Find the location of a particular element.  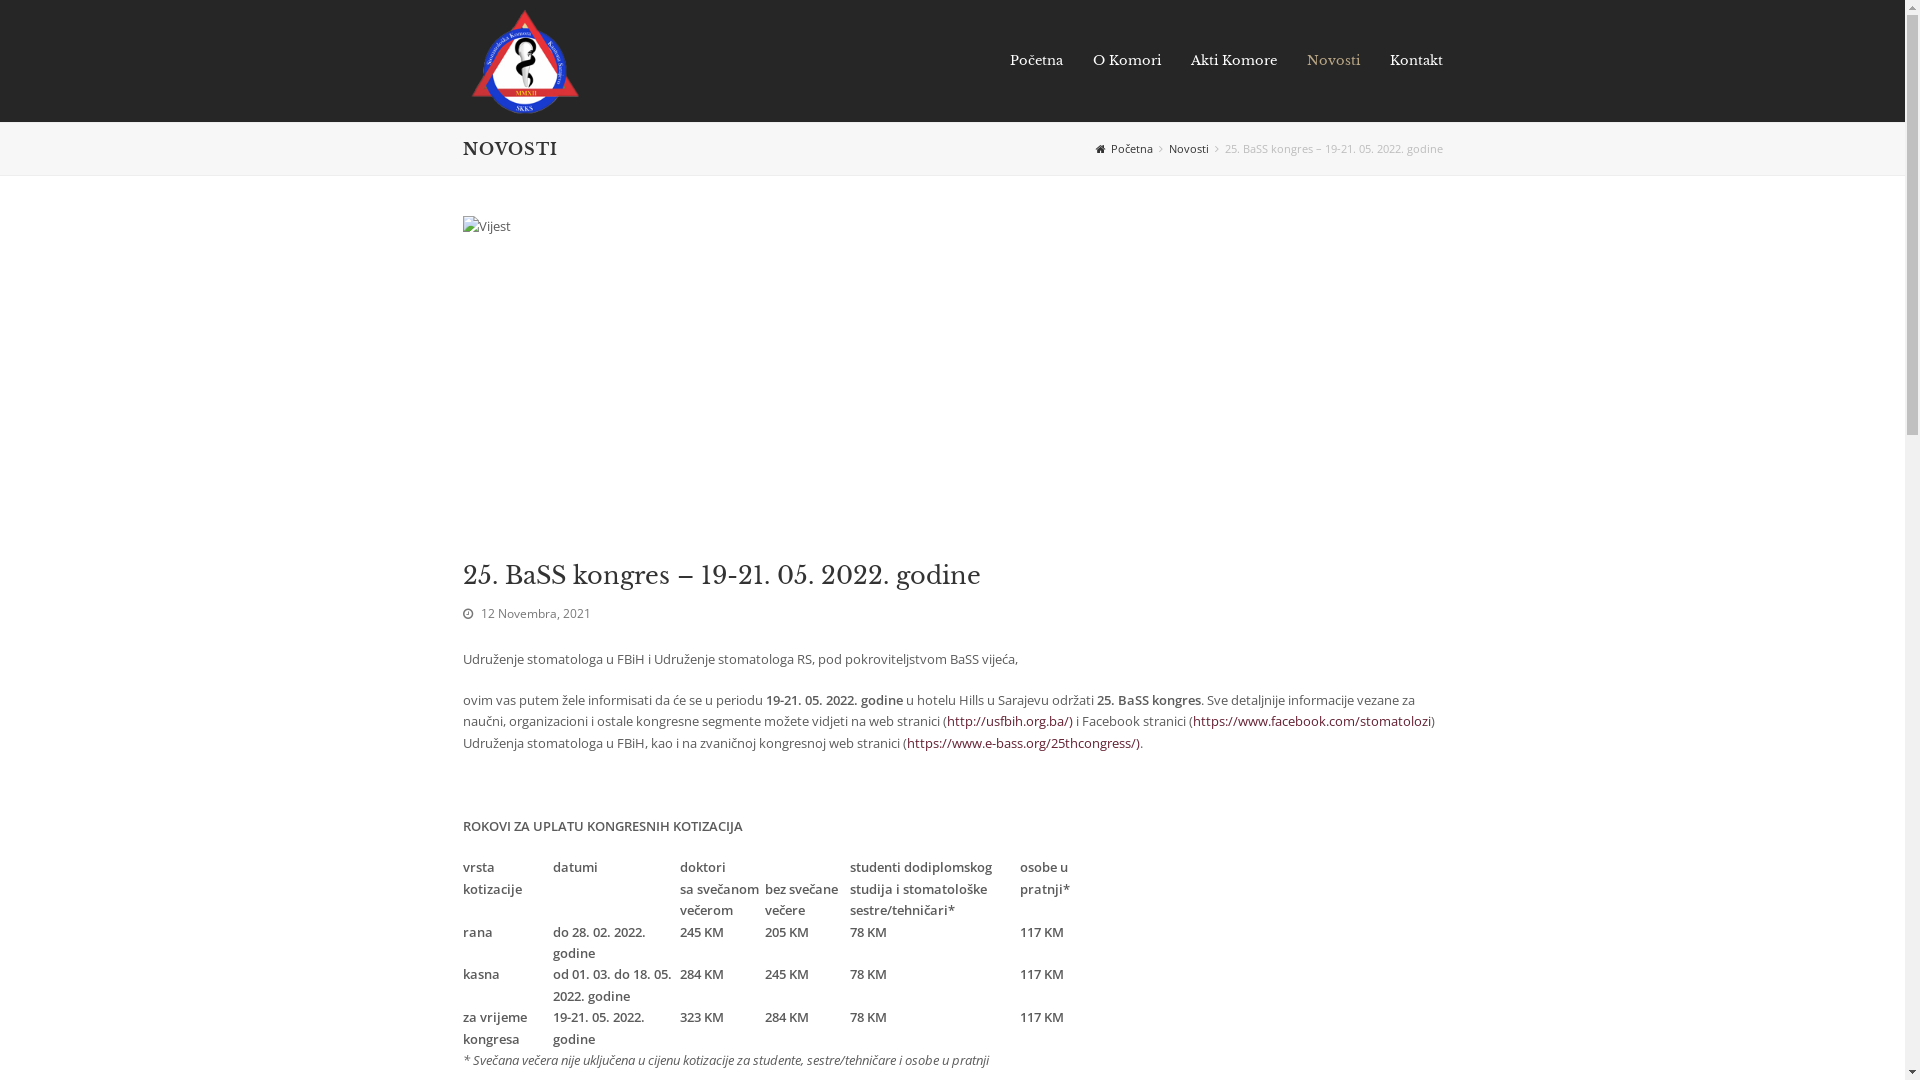

'https://www.e-bass.org/25thcongress/)' is located at coordinates (1022, 743).